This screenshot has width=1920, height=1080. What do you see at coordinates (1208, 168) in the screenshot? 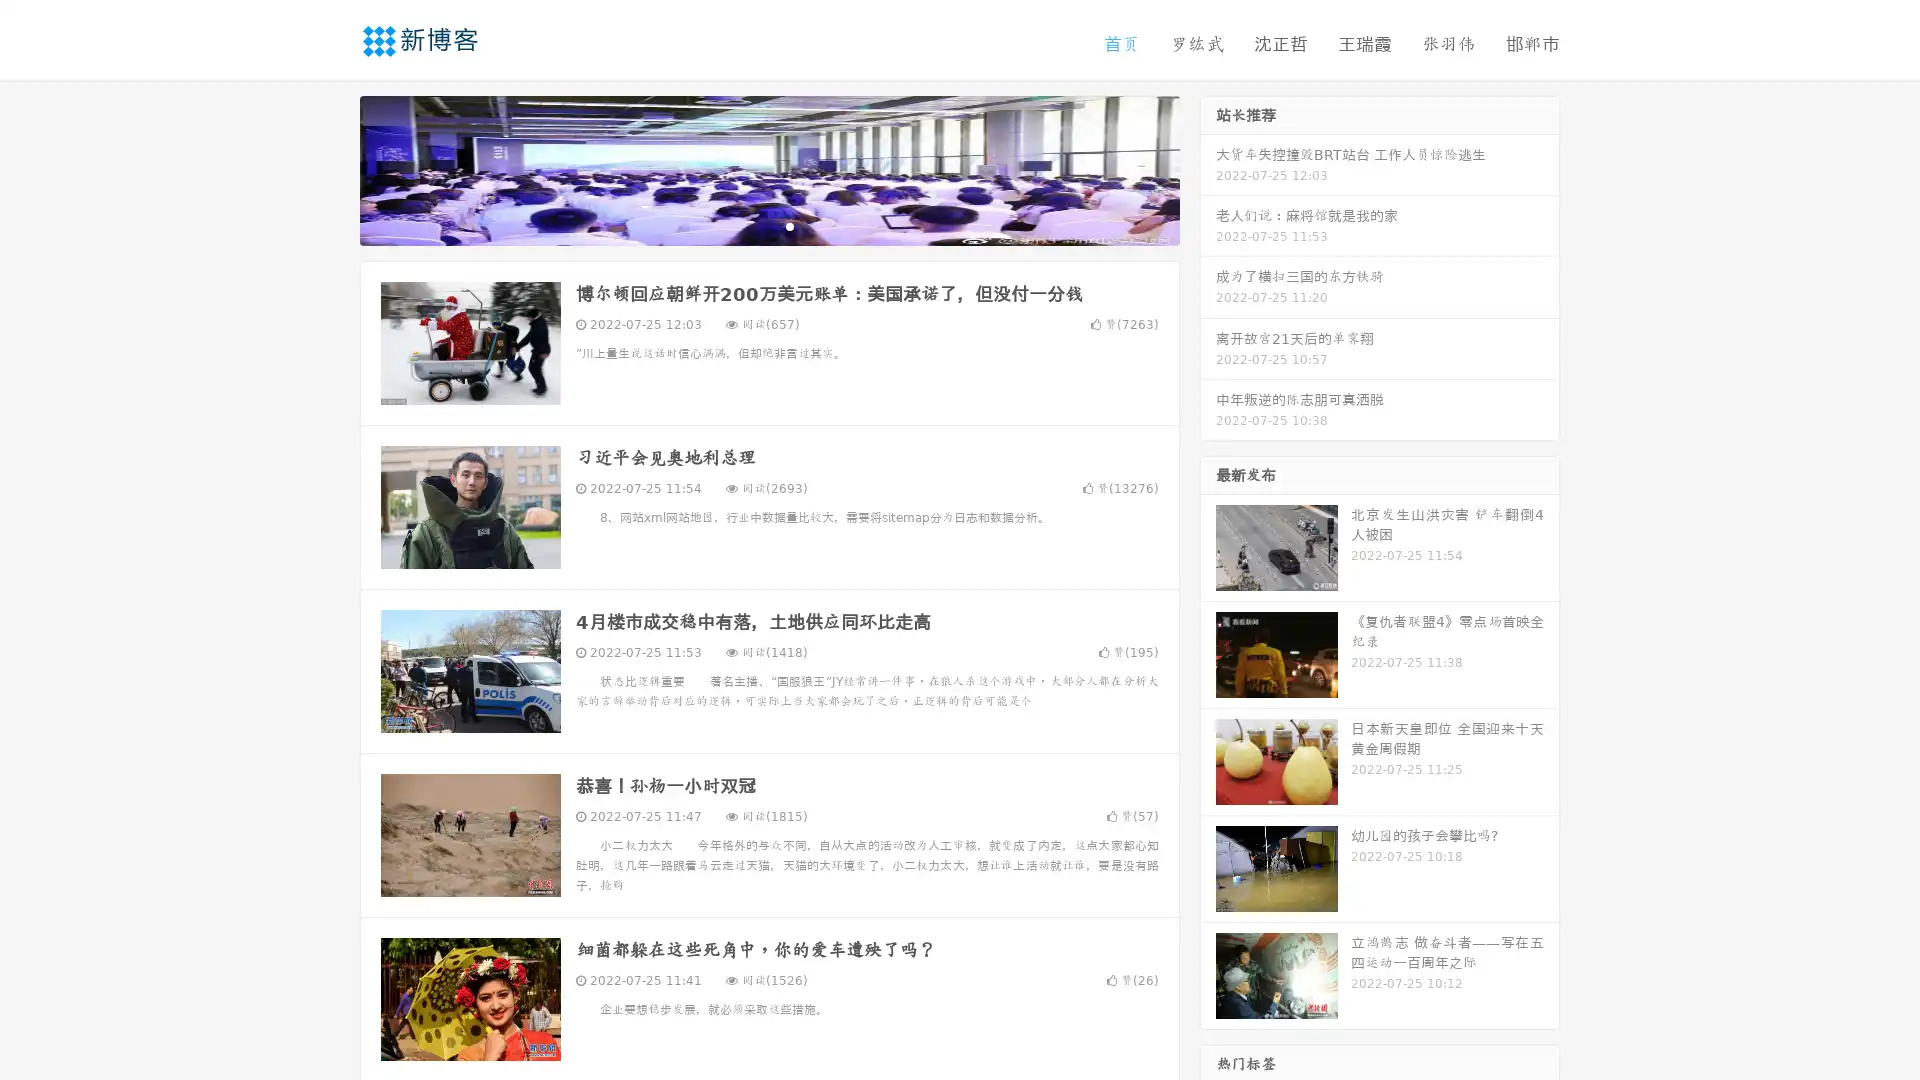
I see `Next slide` at bounding box center [1208, 168].